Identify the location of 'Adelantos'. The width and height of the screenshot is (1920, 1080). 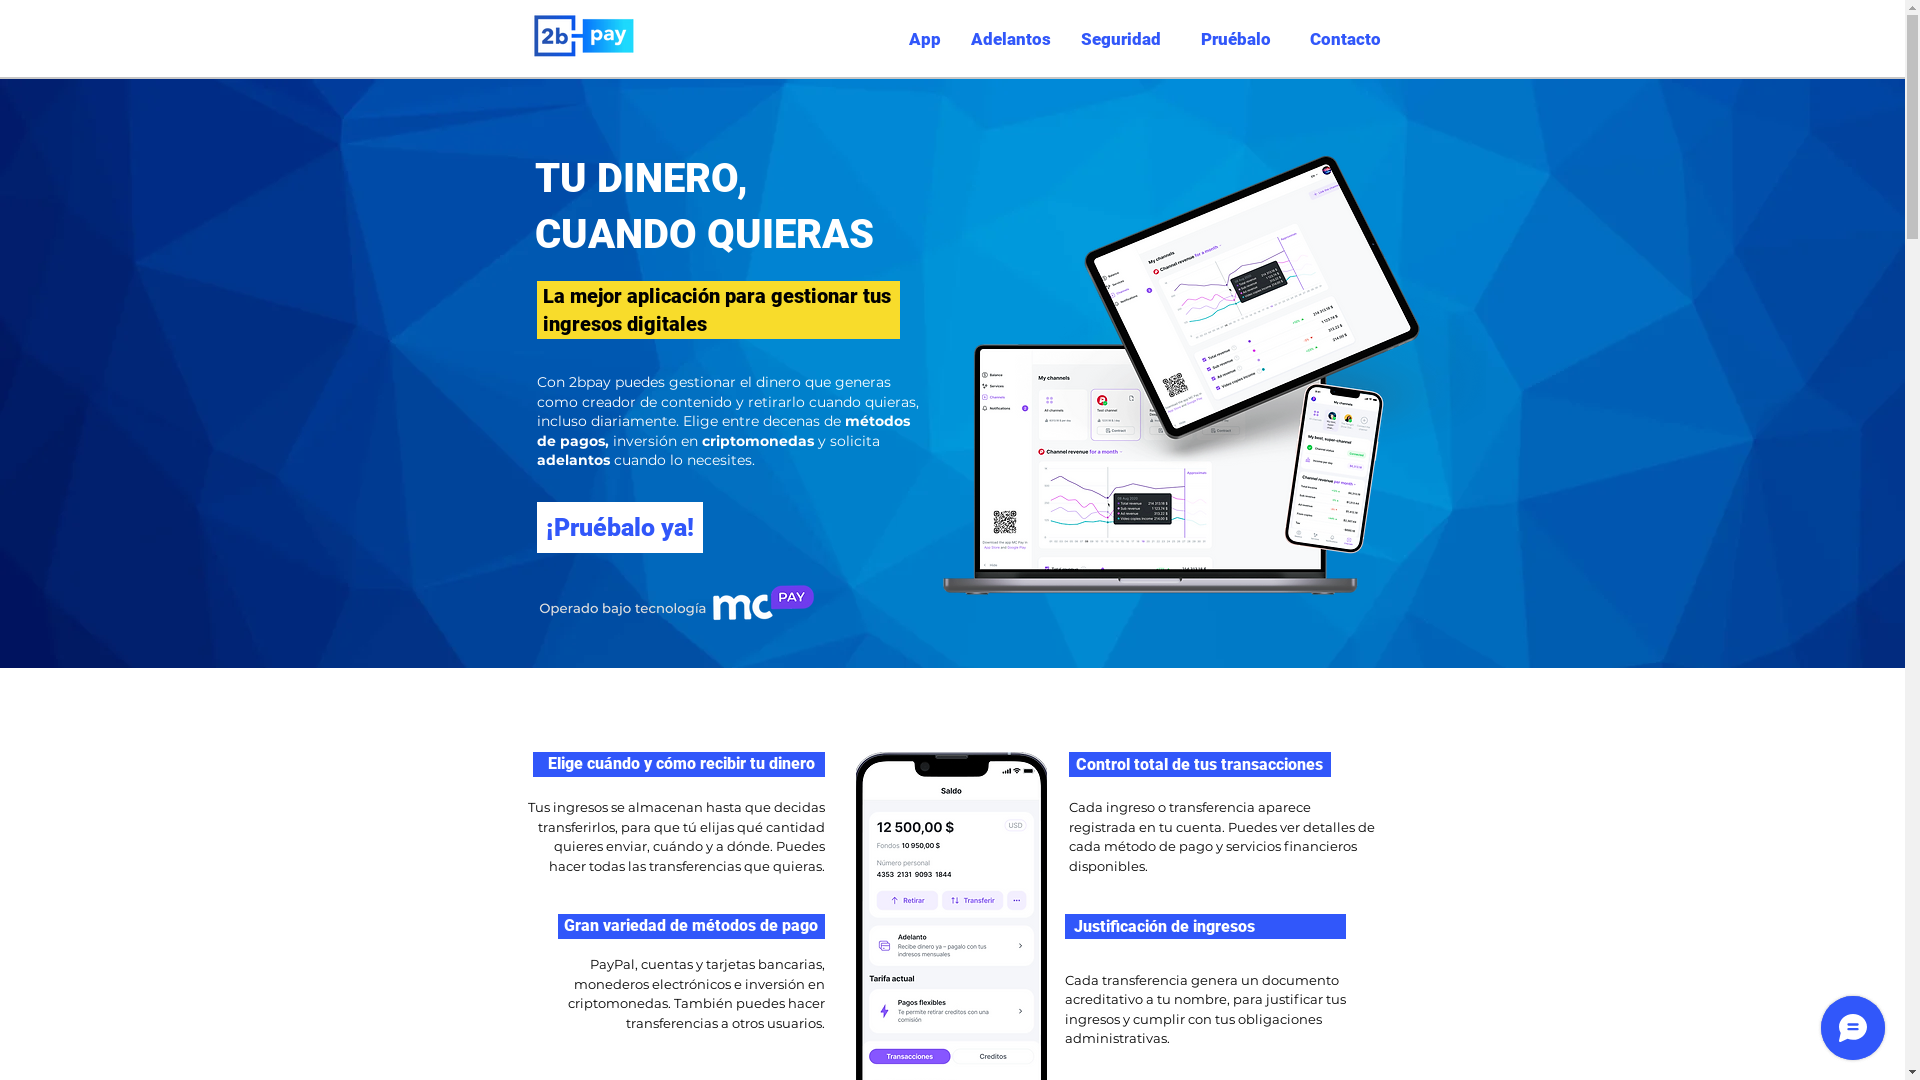
(954, 38).